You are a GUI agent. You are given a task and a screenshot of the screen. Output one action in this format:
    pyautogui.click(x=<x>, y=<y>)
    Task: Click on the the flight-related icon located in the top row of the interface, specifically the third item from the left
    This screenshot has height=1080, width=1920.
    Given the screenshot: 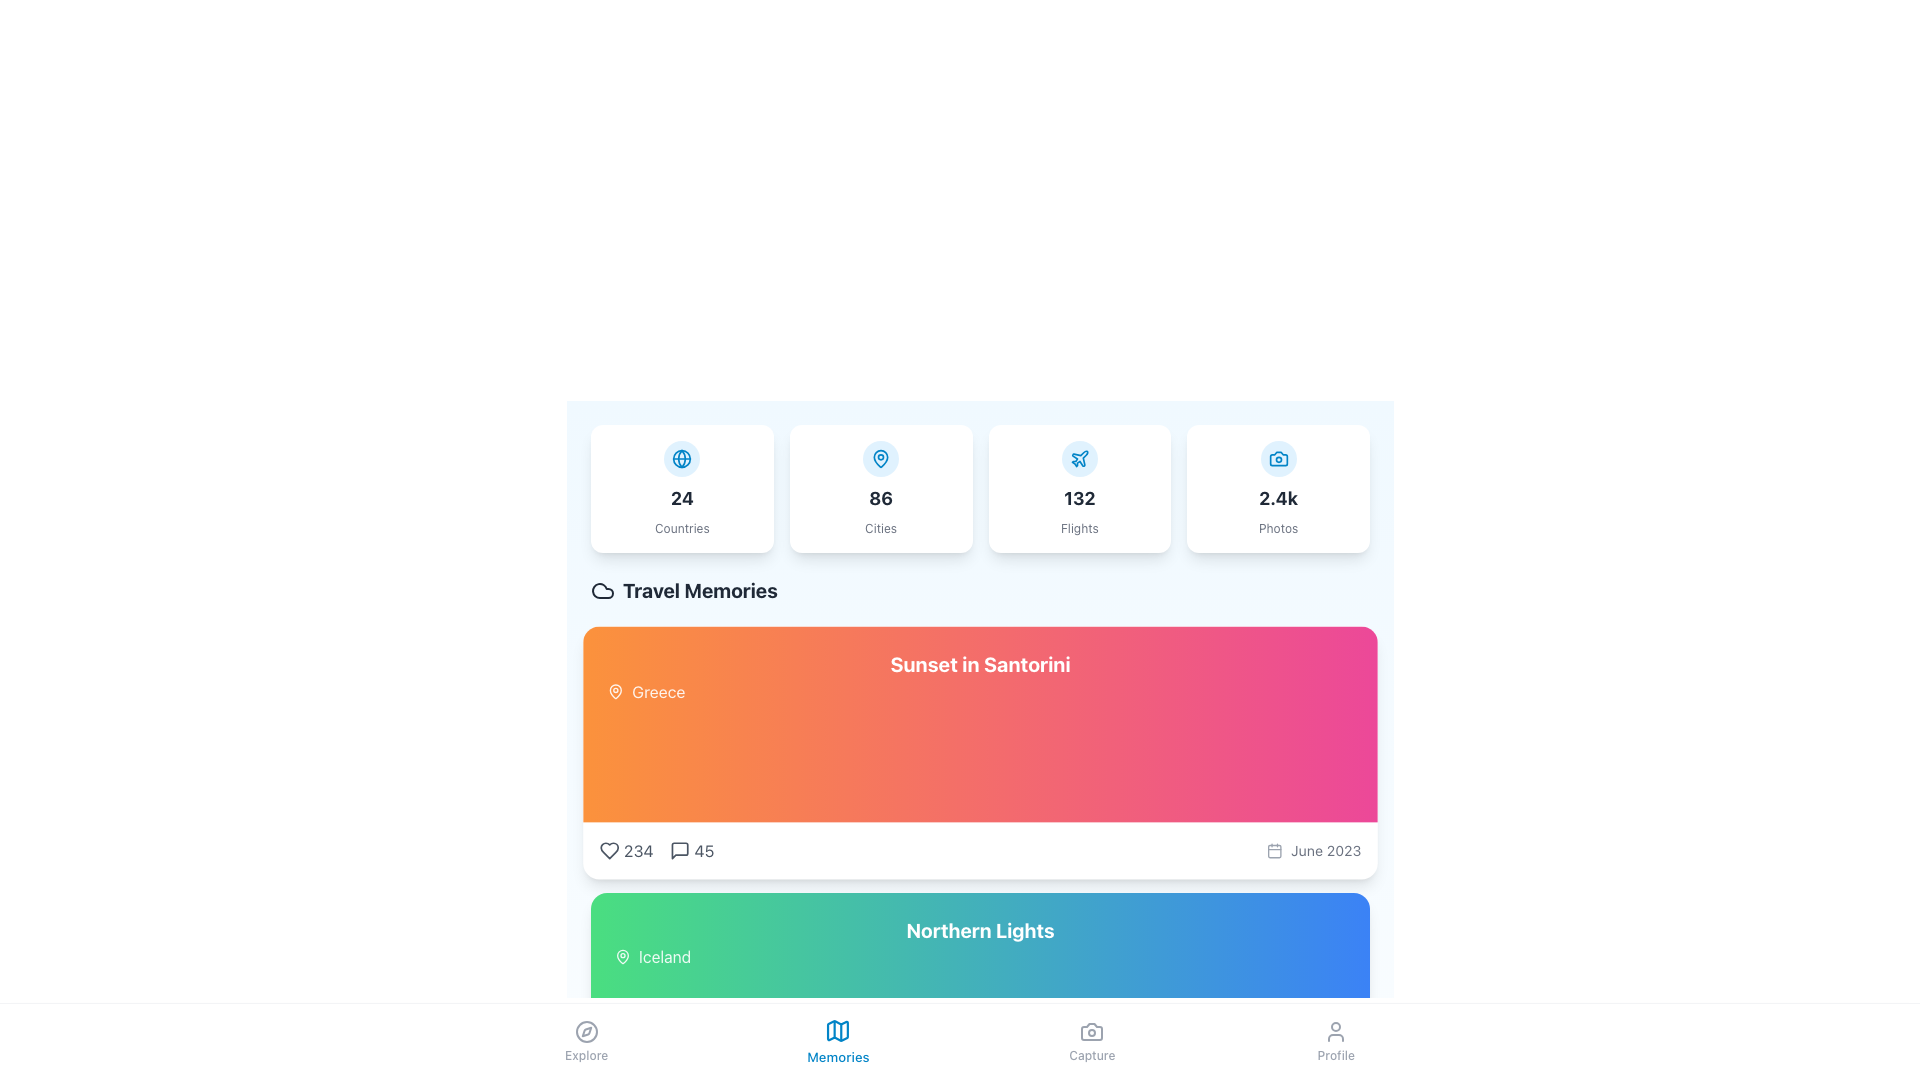 What is the action you would take?
    pyautogui.click(x=1078, y=459)
    